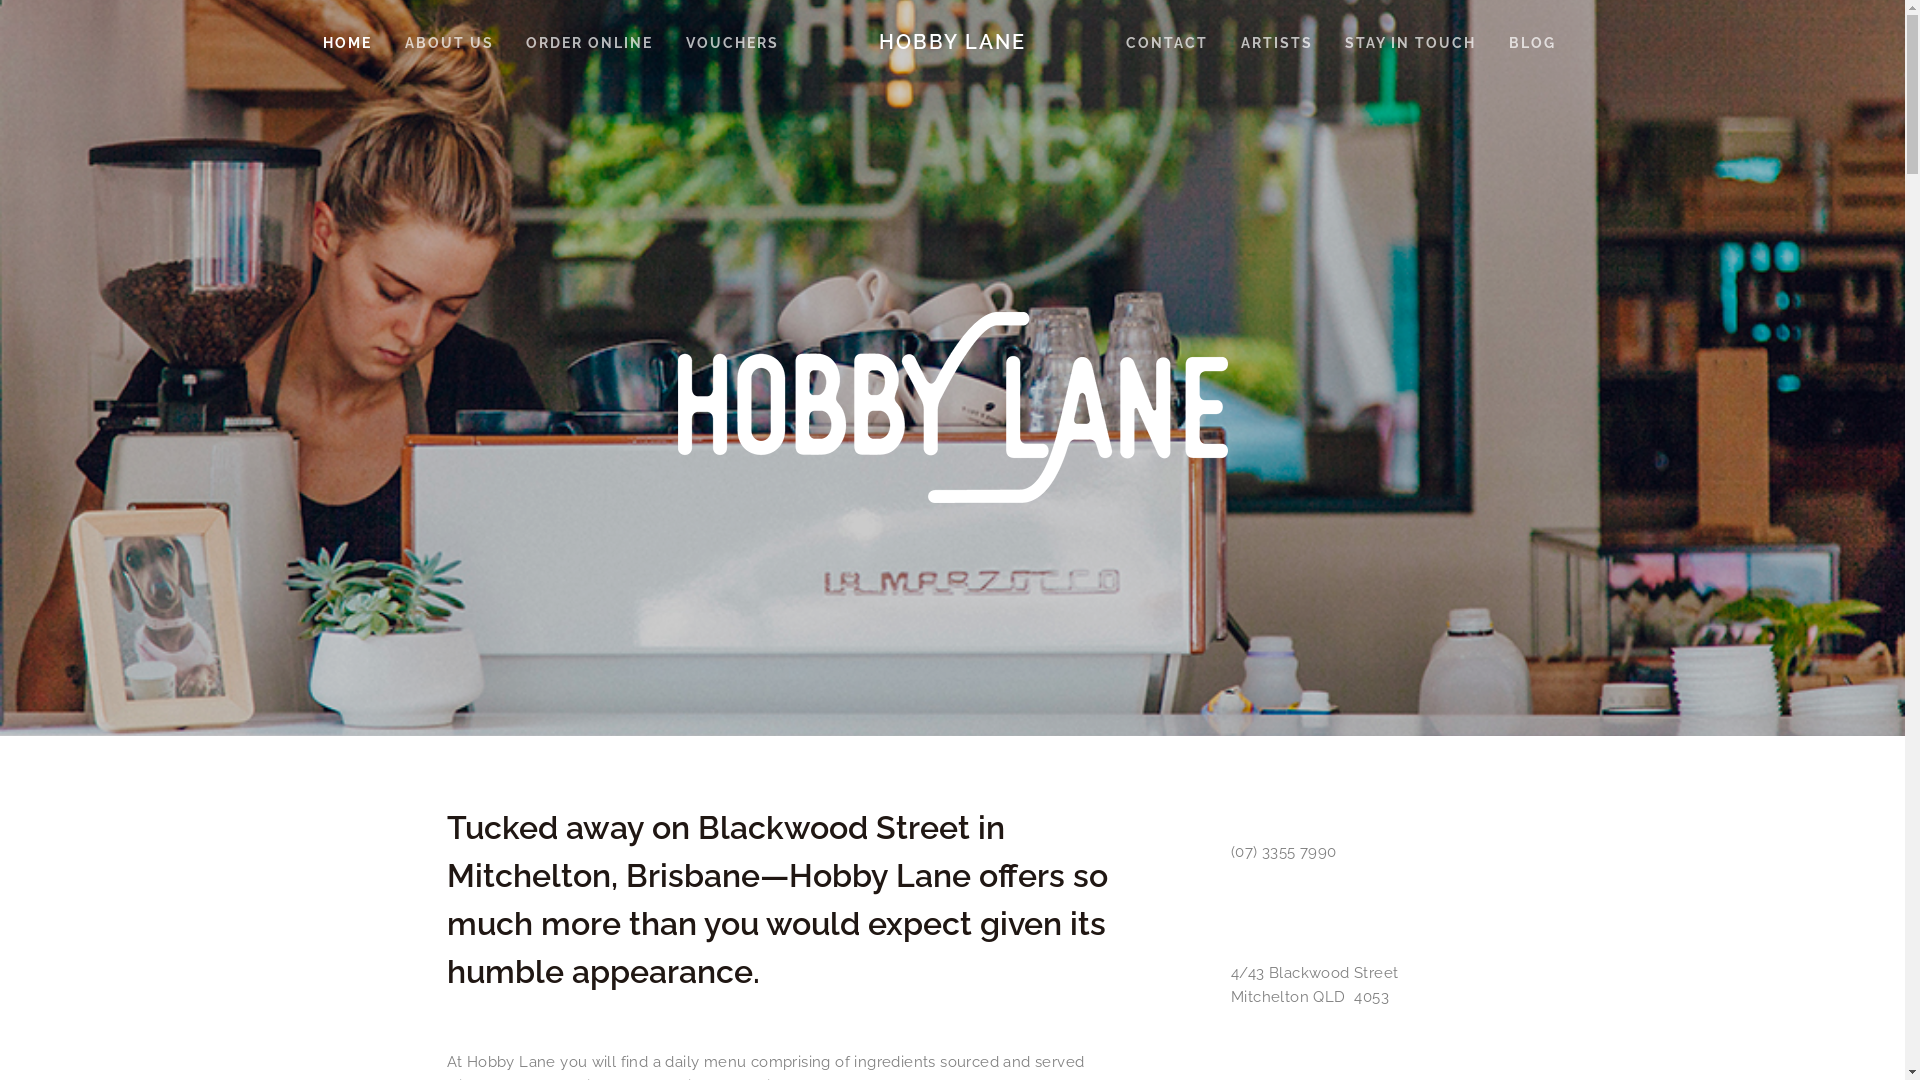 Image resolution: width=1920 pixels, height=1080 pixels. What do you see at coordinates (672, 42) in the screenshot?
I see `'VOUCHERS'` at bounding box center [672, 42].